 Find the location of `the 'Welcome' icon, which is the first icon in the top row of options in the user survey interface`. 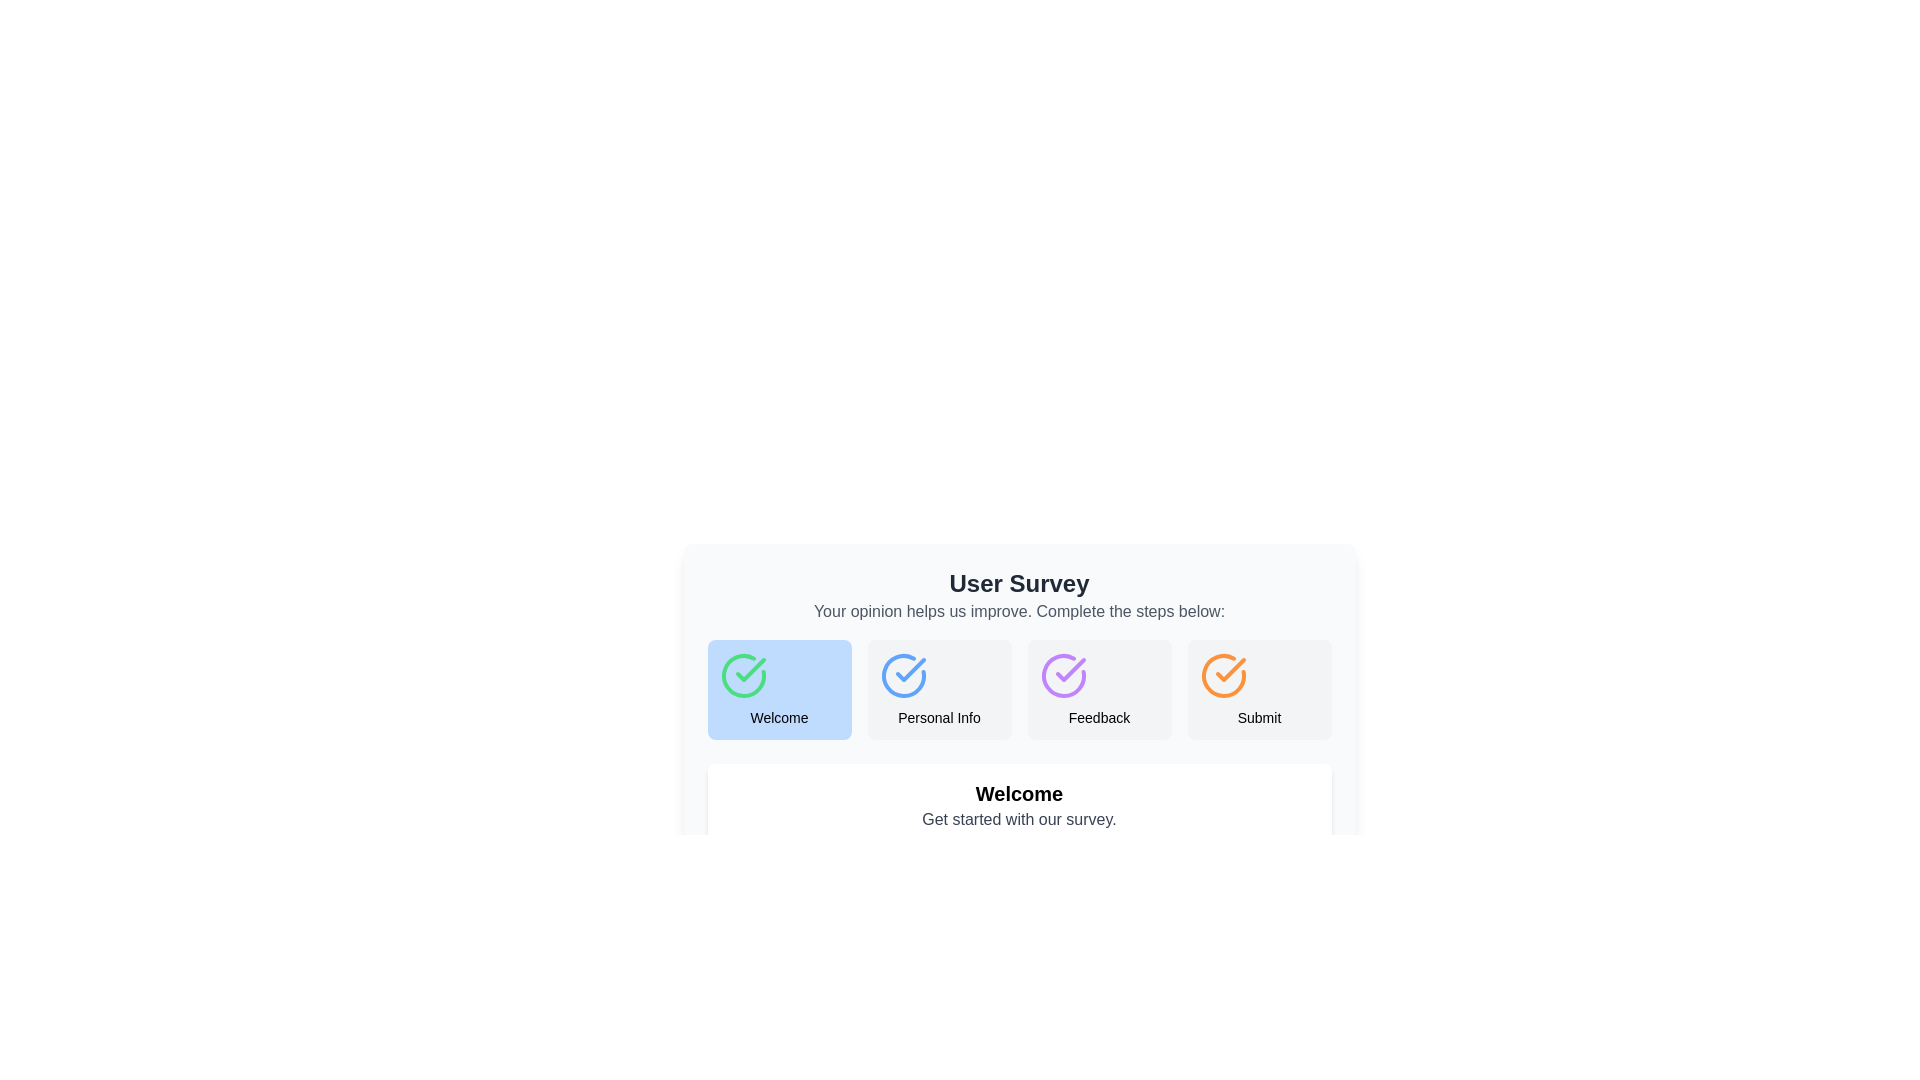

the 'Welcome' icon, which is the first icon in the top row of options in the user survey interface is located at coordinates (742, 675).